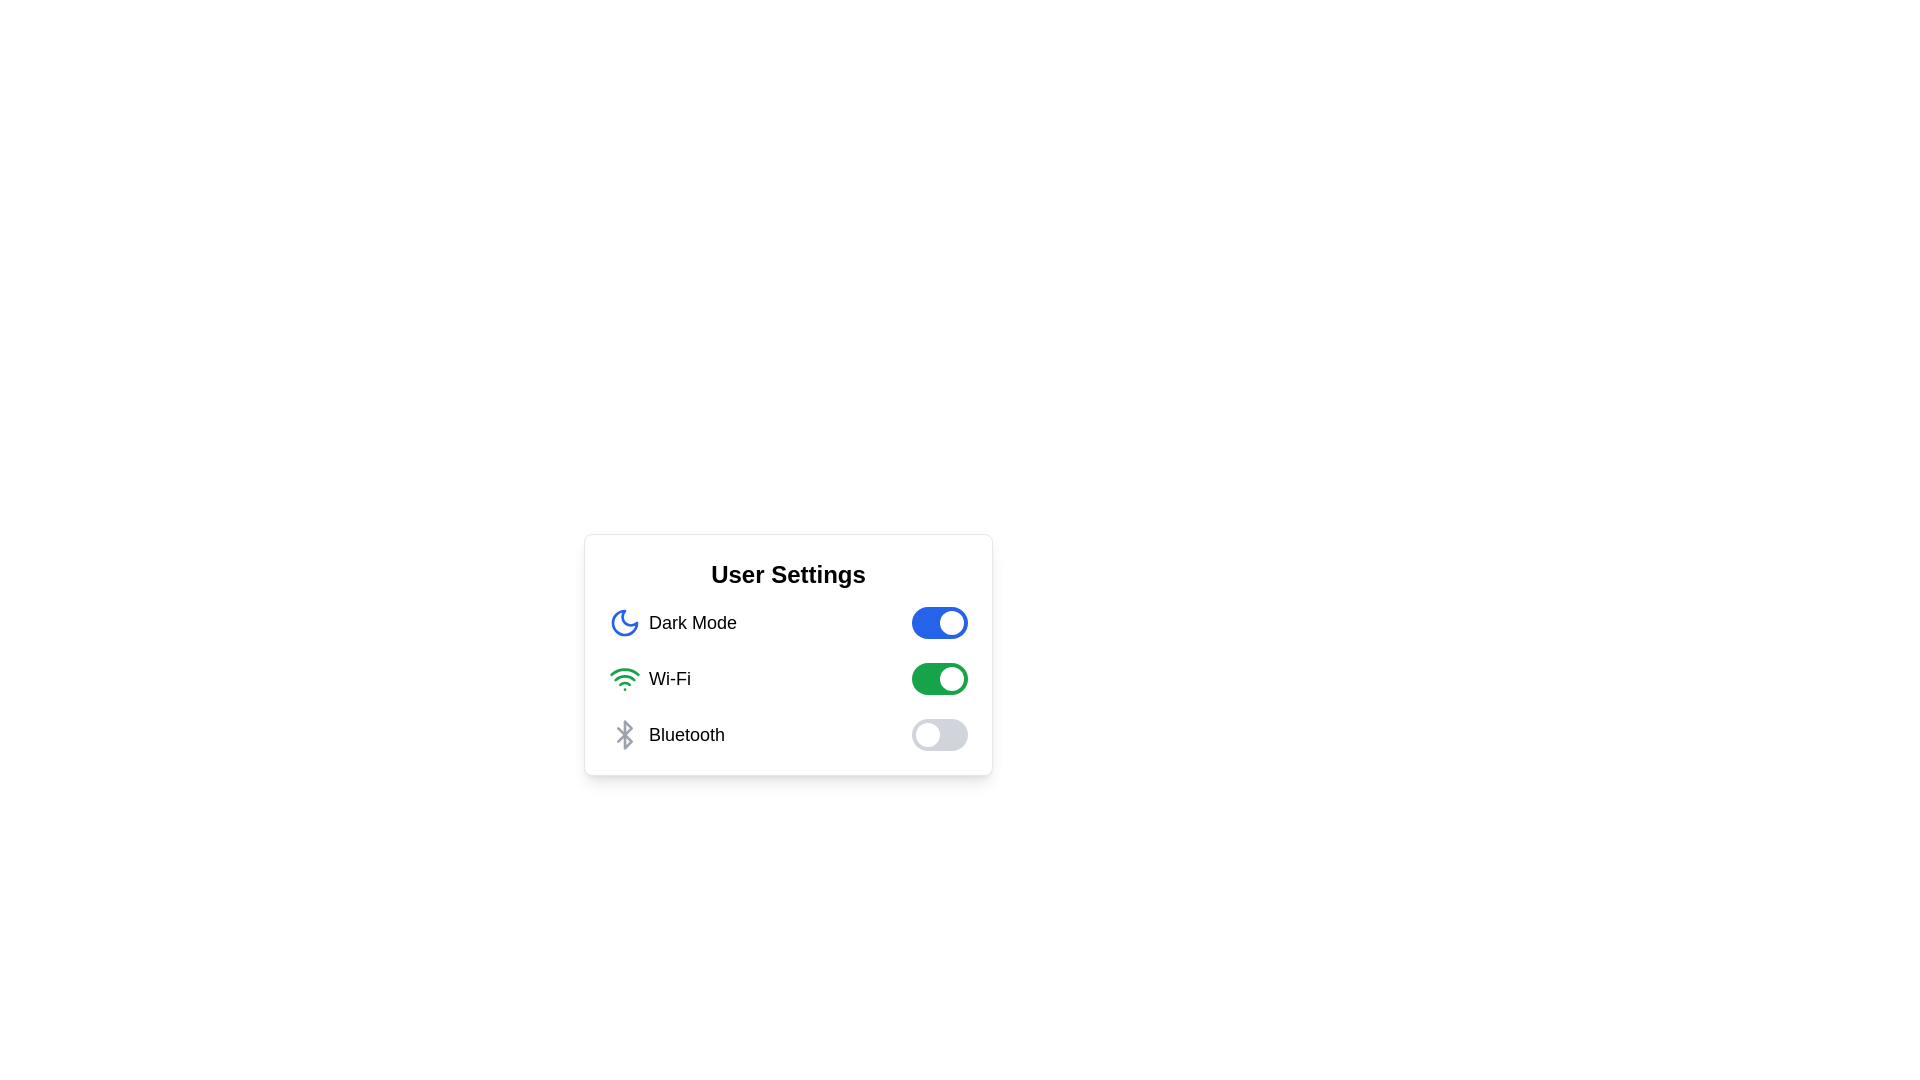  I want to click on the 'Dark Mode' label with a crescent moon icon in blue, which is the first item in the User Settings interface, so click(672, 622).